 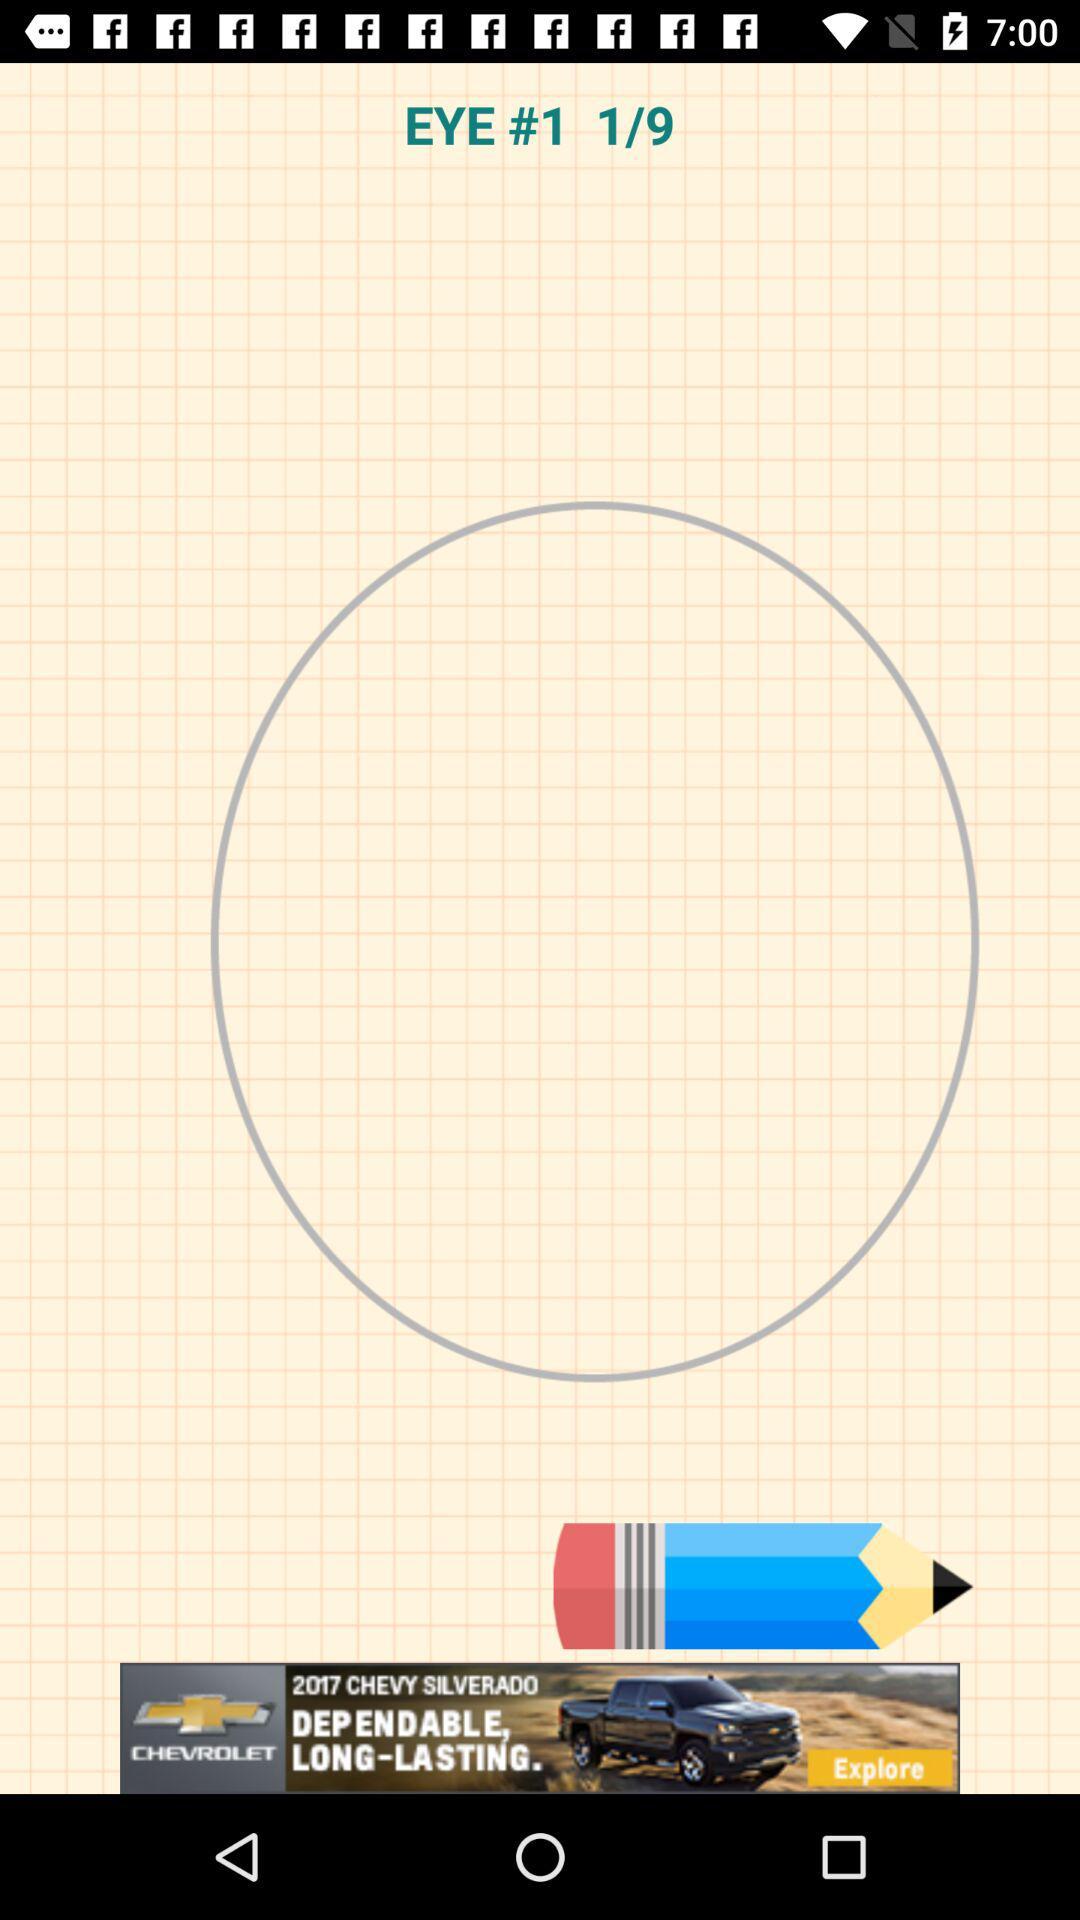 What do you see at coordinates (540, 1727) in the screenshot?
I see `click on advertisement` at bounding box center [540, 1727].